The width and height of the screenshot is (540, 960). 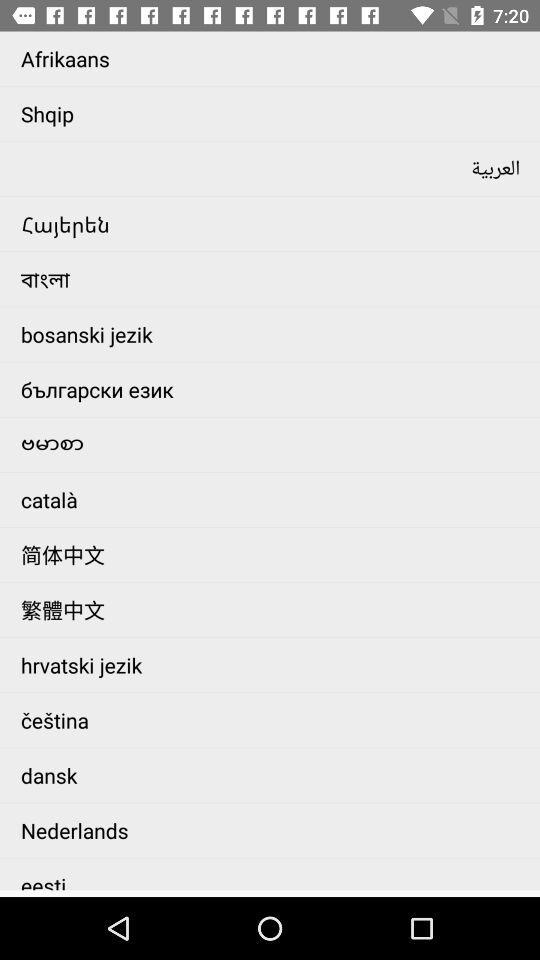 I want to click on app below the bosanski jezik item, so click(x=274, y=388).